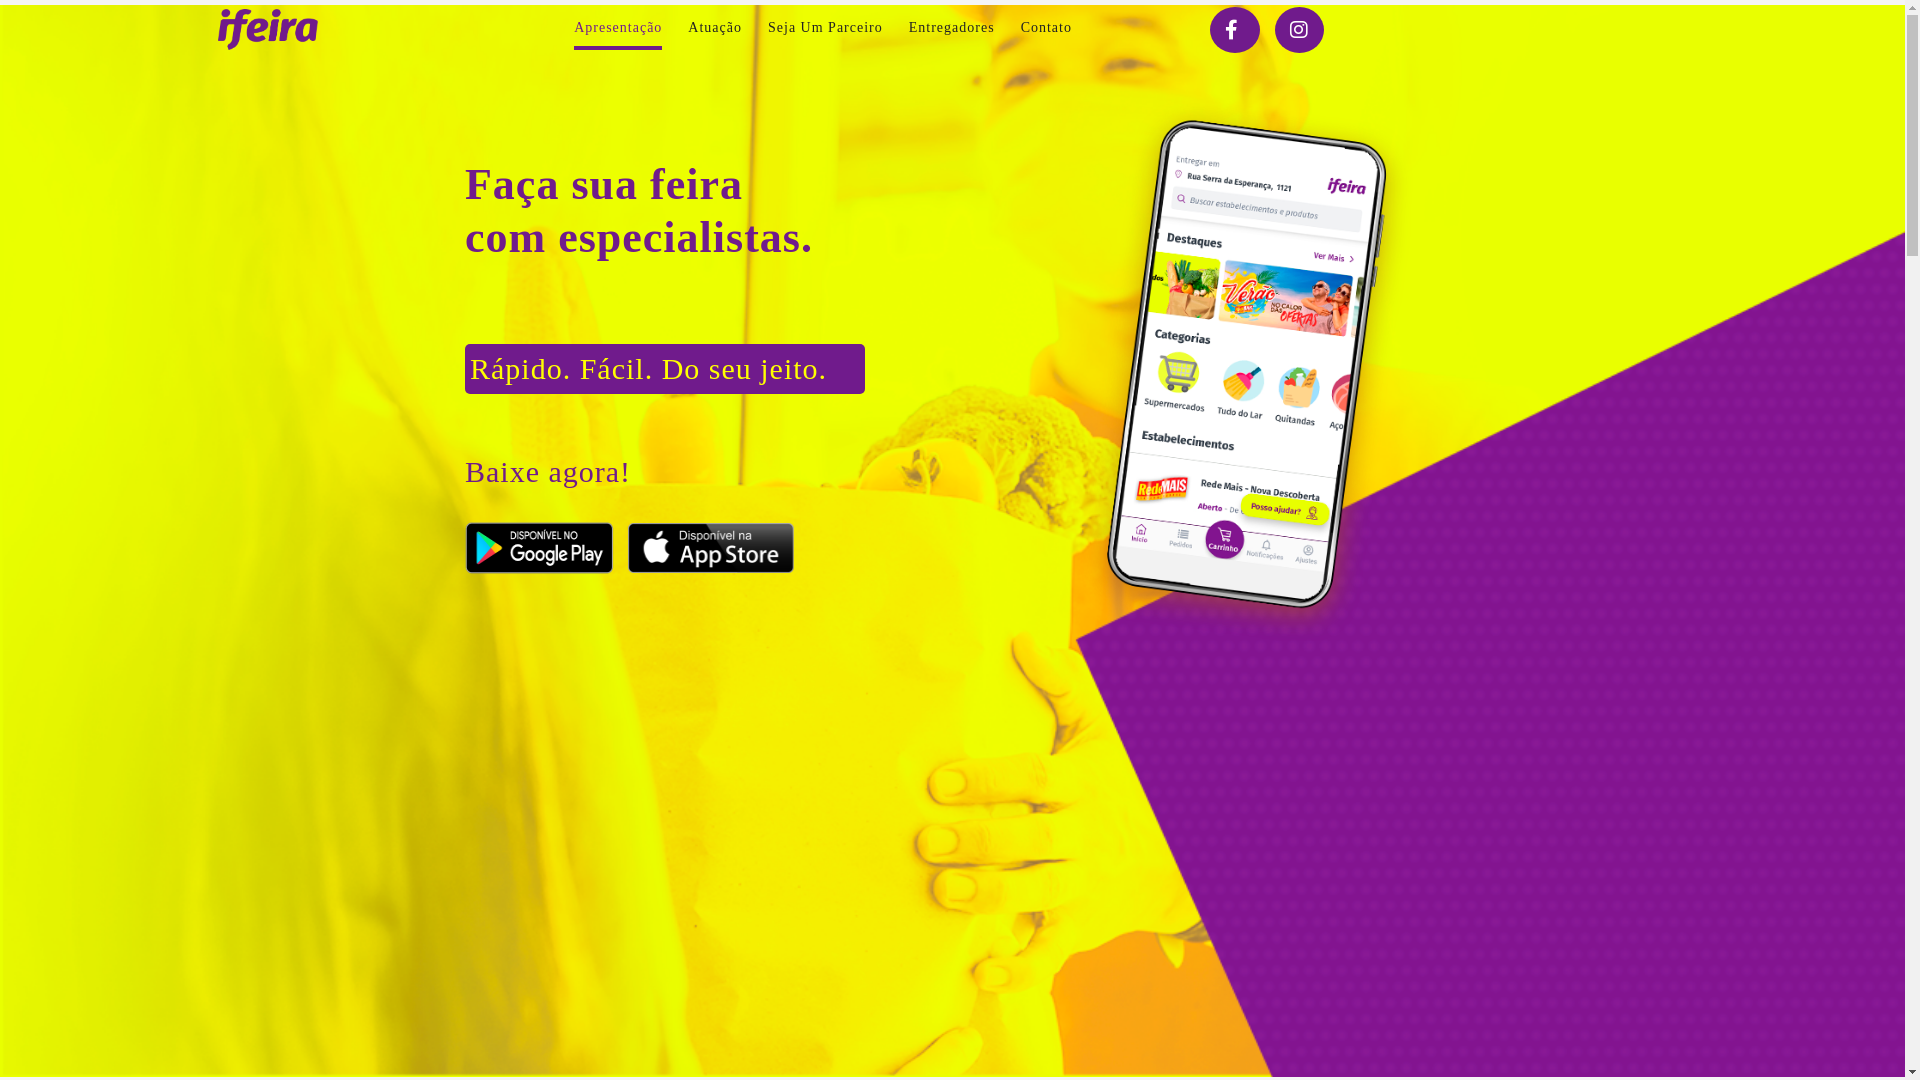 The image size is (1920, 1080). I want to click on 'Entregadores', so click(950, 27).